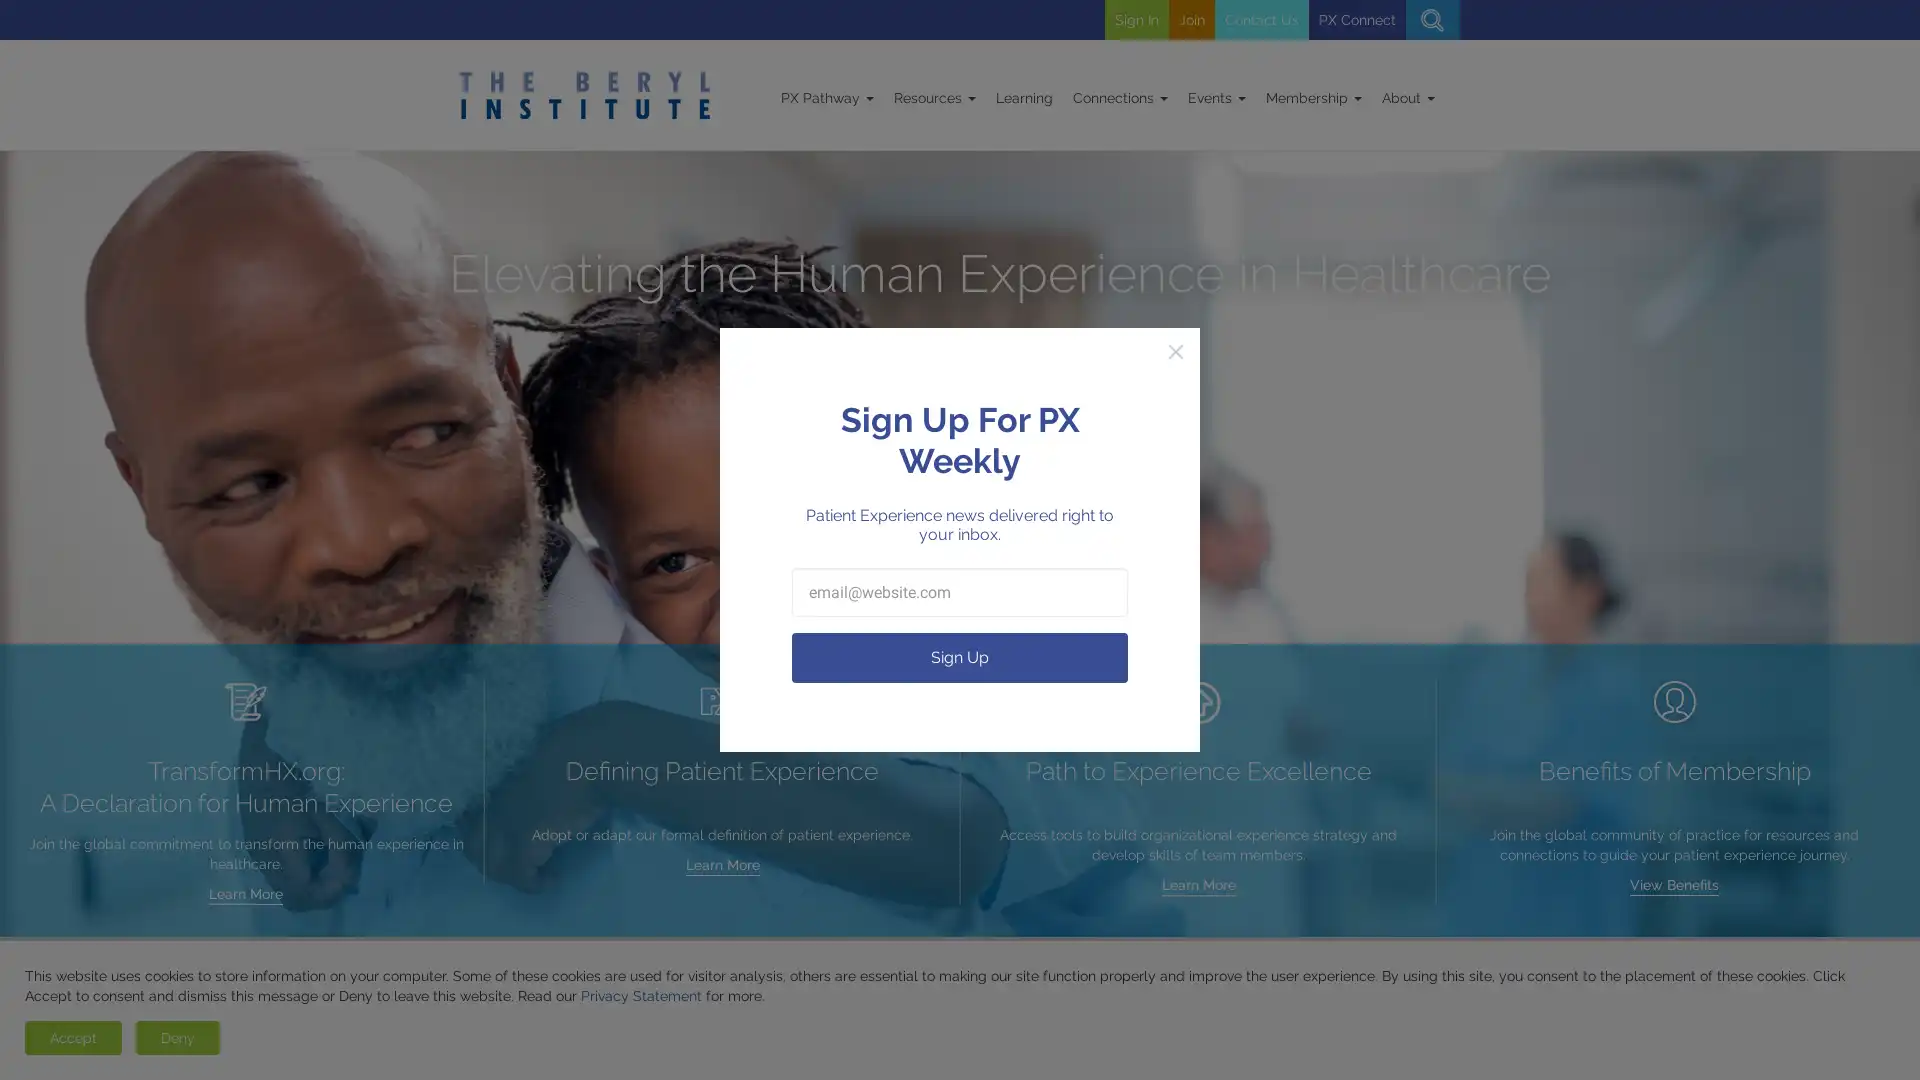  Describe the element at coordinates (73, 1036) in the screenshot. I see `Accept` at that location.